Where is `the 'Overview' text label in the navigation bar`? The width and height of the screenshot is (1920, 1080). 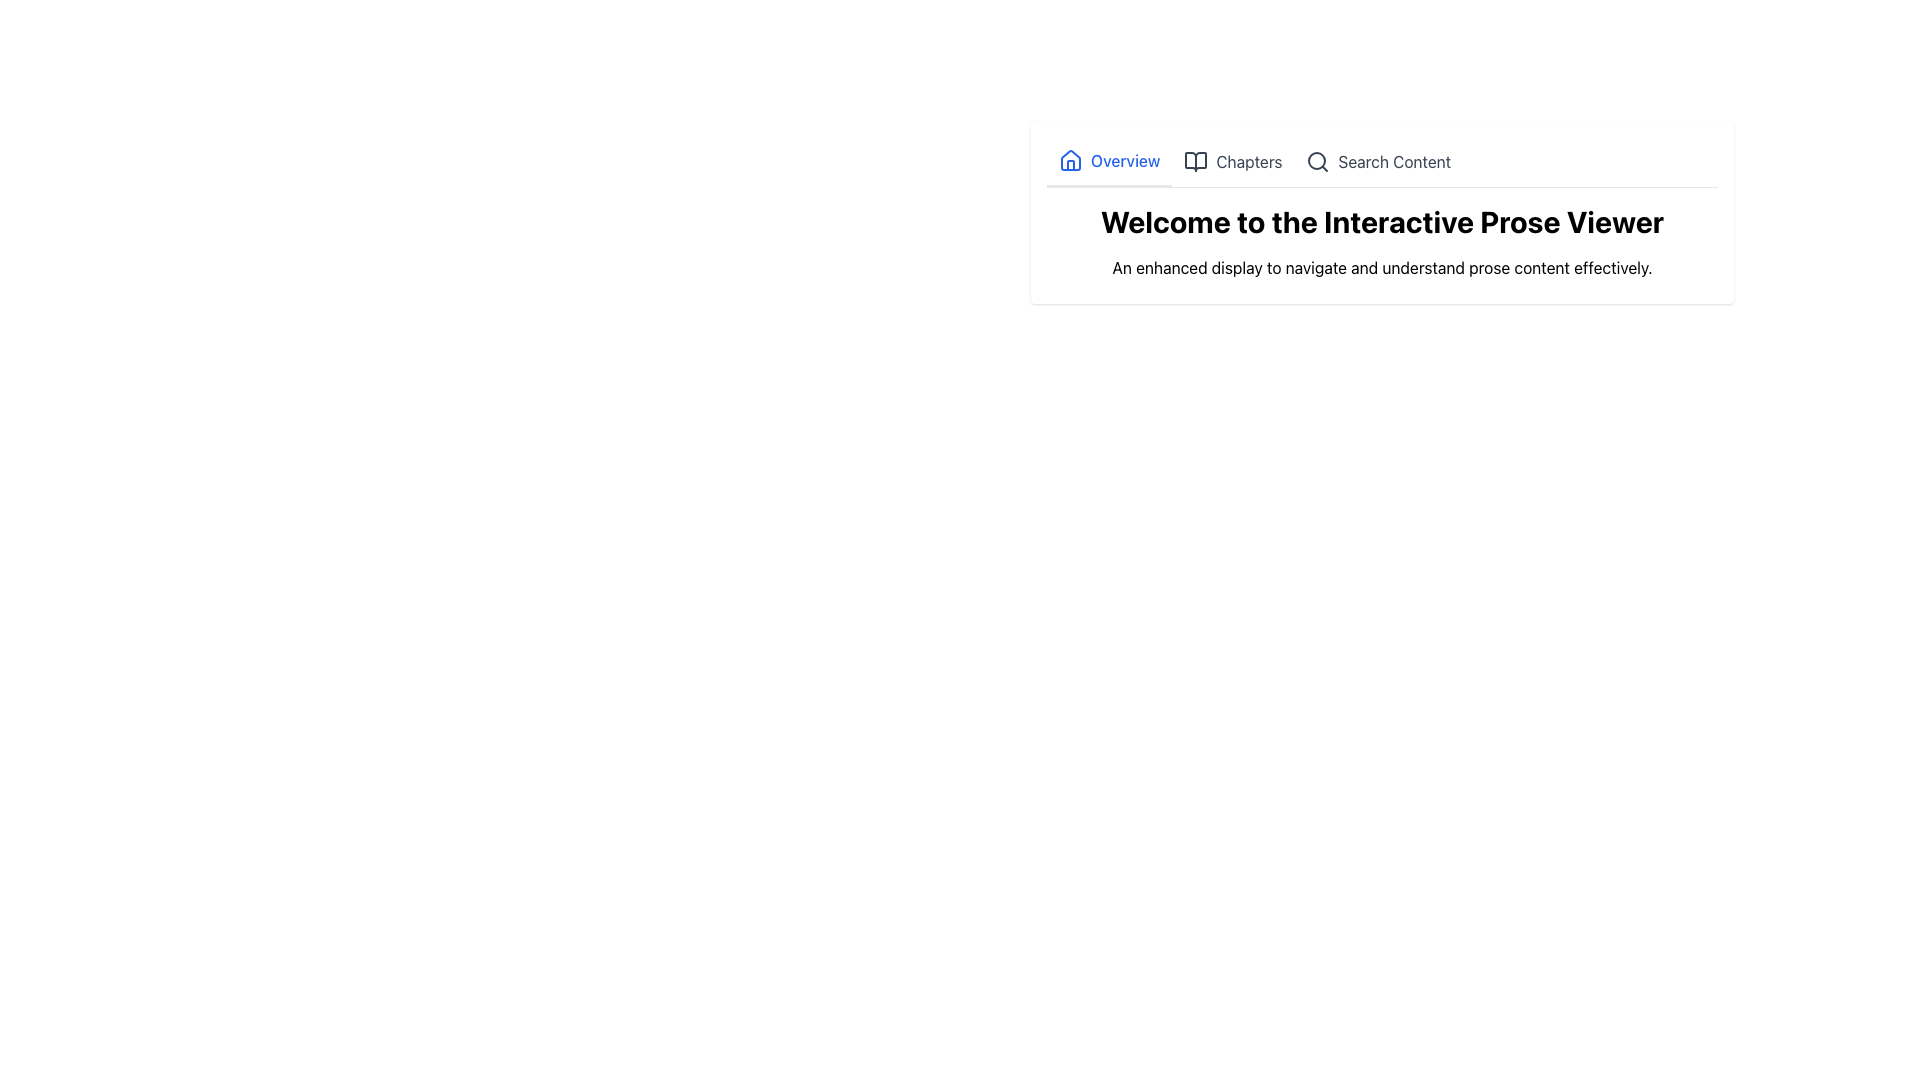 the 'Overview' text label in the navigation bar is located at coordinates (1125, 160).